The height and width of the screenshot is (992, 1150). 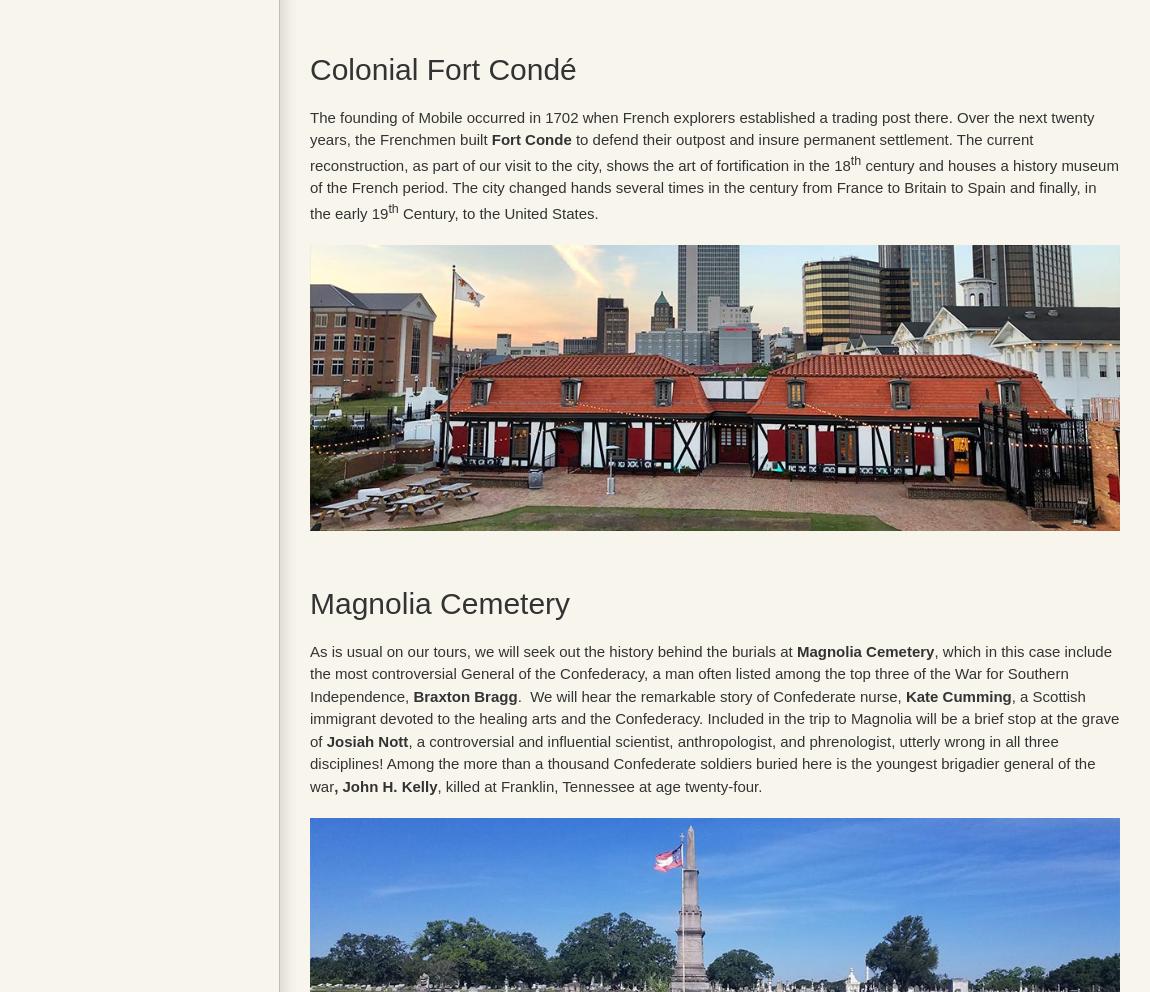 I want to click on 'The founding of Mobile occurred in 1702 when French explorers established a trading post there. Over the next twenty years, the Frenchmen built', so click(x=310, y=127).